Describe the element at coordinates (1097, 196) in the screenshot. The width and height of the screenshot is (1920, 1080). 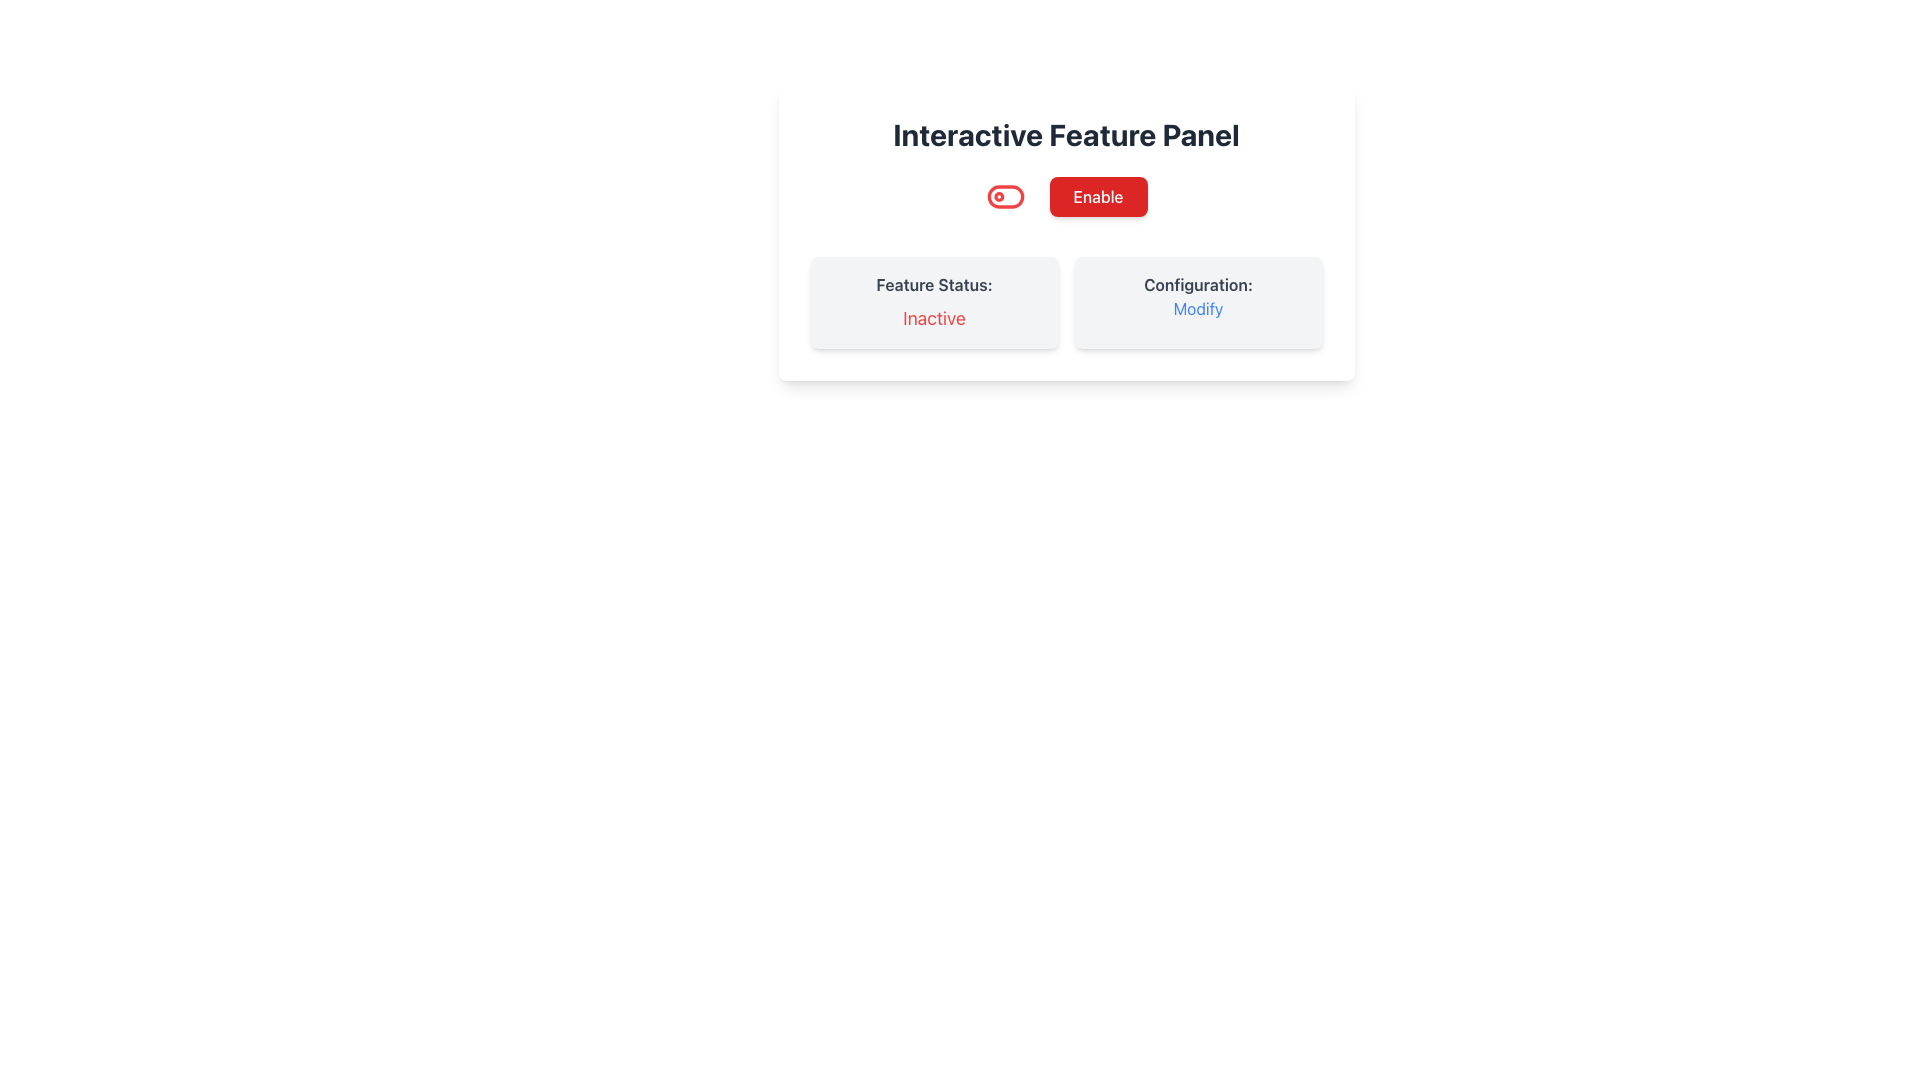
I see `the button located near the top center of the interface panel, positioned to the right of a toggle switch icon` at that location.